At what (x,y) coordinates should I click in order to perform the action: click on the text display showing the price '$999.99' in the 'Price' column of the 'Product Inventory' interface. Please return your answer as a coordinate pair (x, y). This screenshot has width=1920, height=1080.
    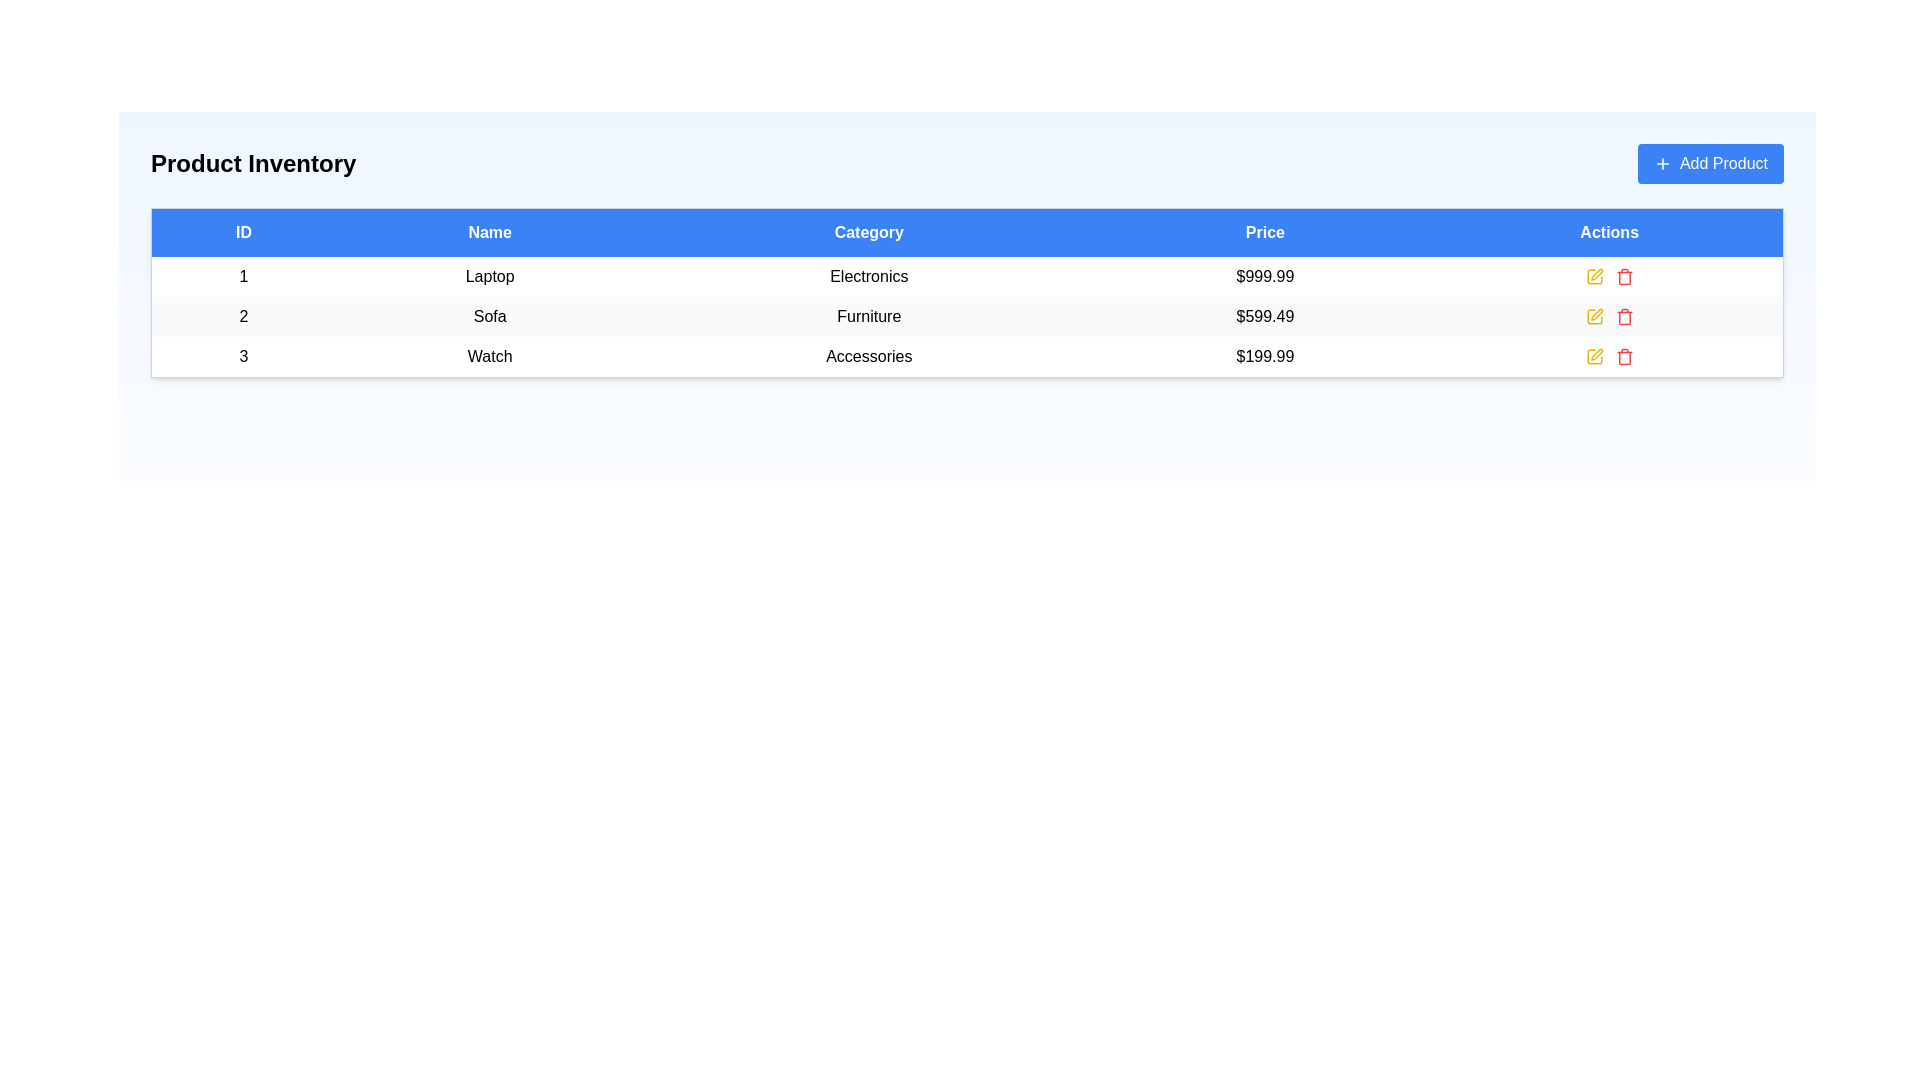
    Looking at the image, I should click on (1264, 277).